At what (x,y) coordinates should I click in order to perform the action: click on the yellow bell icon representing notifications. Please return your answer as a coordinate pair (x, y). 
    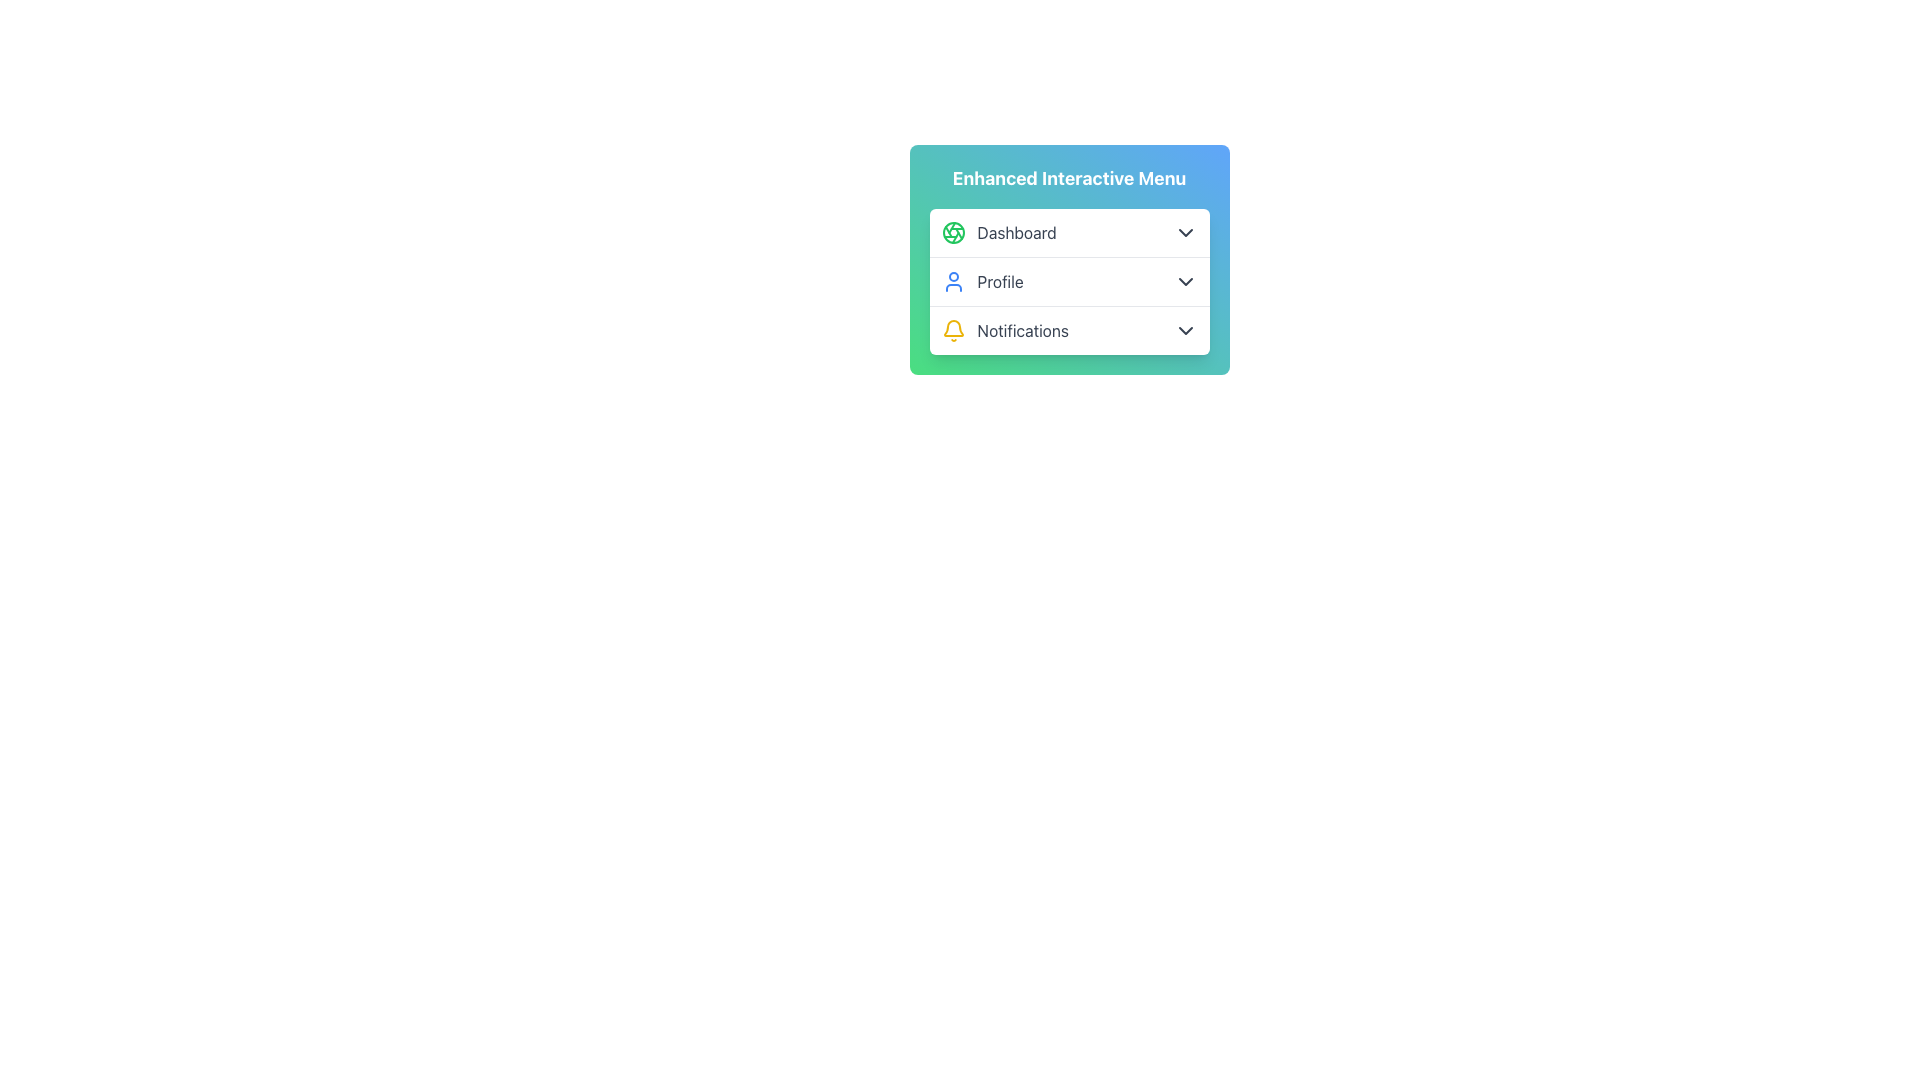
    Looking at the image, I should click on (952, 330).